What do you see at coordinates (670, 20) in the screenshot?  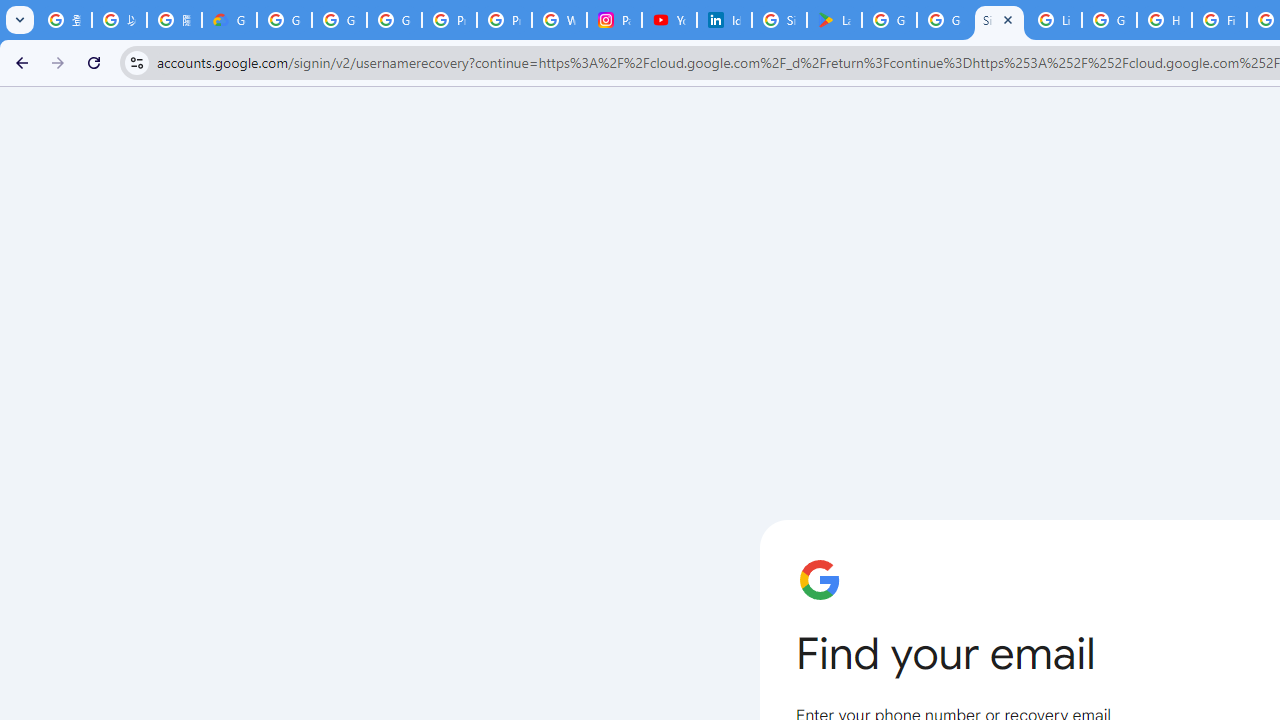 I see `'YouTube Culture & Trends - On The Rise: Handcam Videos'` at bounding box center [670, 20].